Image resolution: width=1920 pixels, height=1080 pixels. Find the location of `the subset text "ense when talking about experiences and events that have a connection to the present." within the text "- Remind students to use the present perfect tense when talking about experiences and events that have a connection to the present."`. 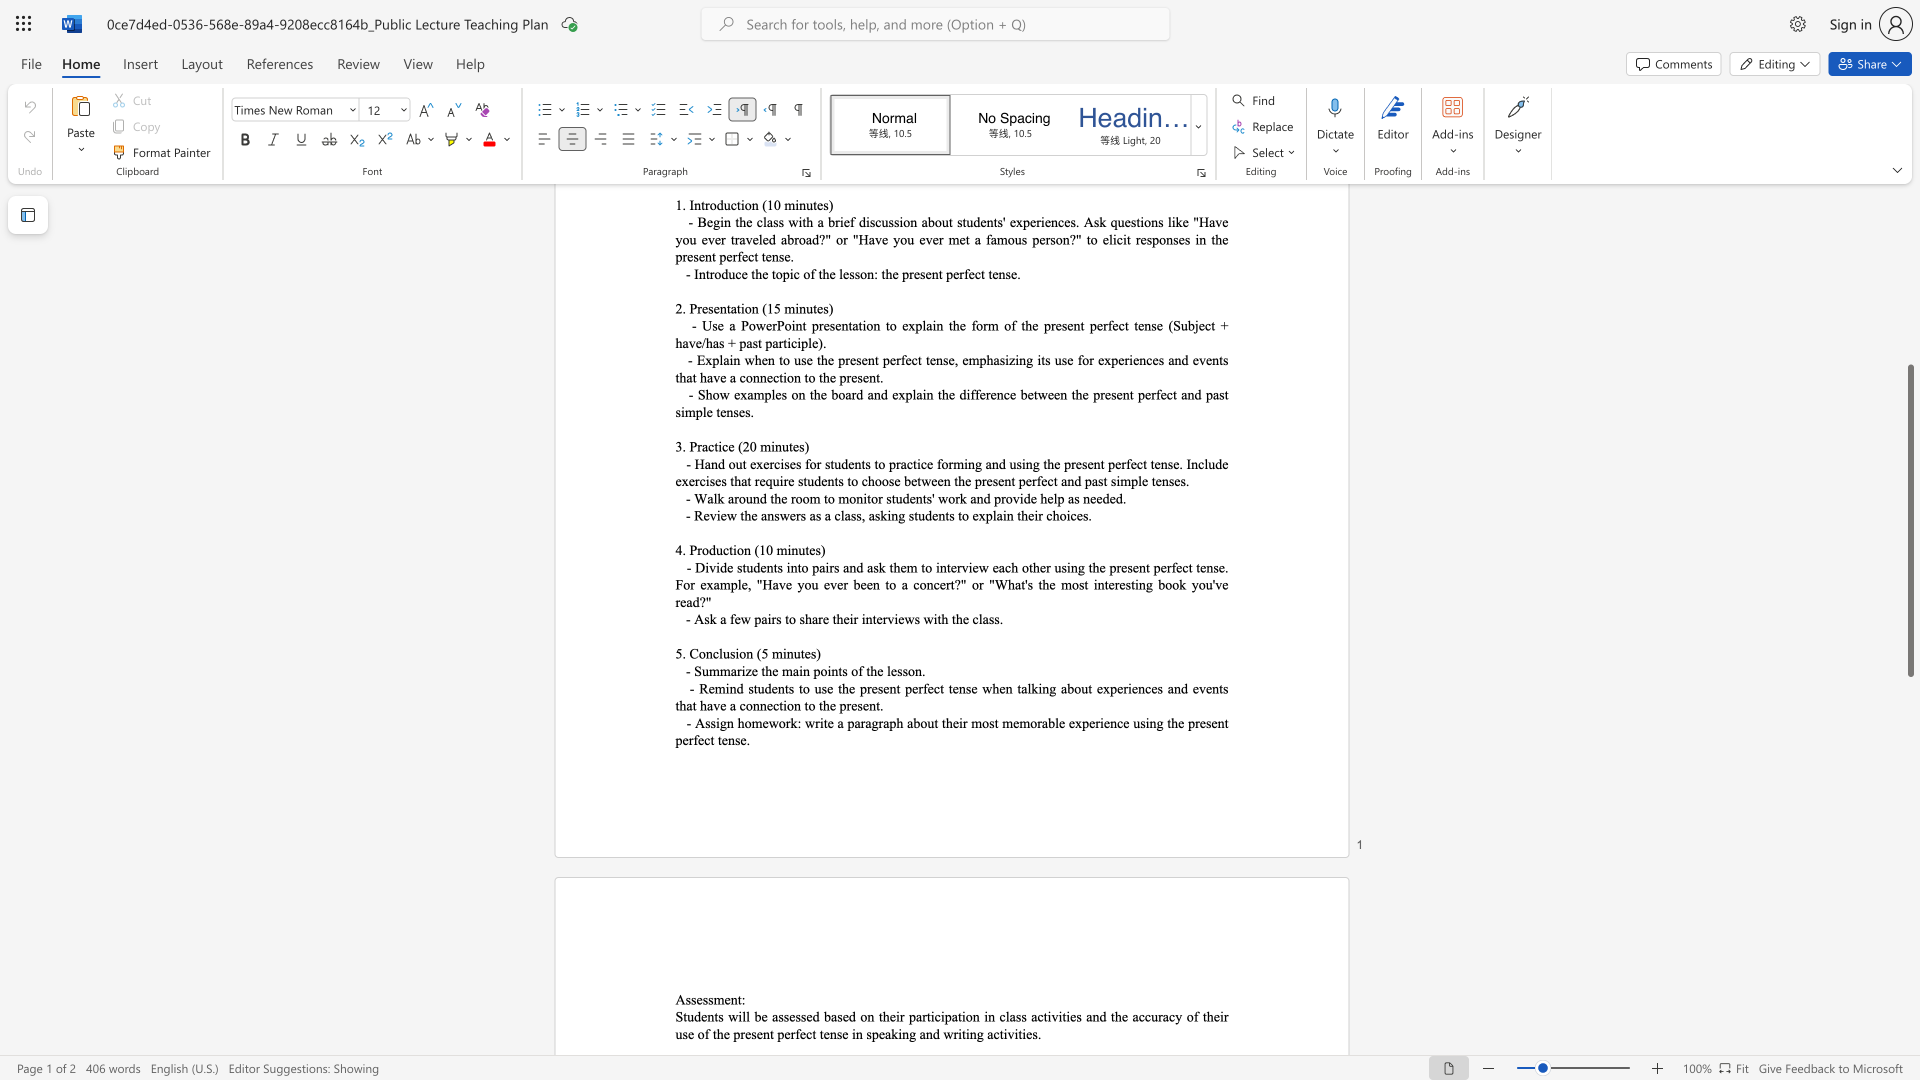

the subset text "ense when talking about experiences and events that have a connection to the present." within the text "- Remind students to use the present perfect tense when talking about experiences and events that have a connection to the present." is located at coordinates (951, 687).